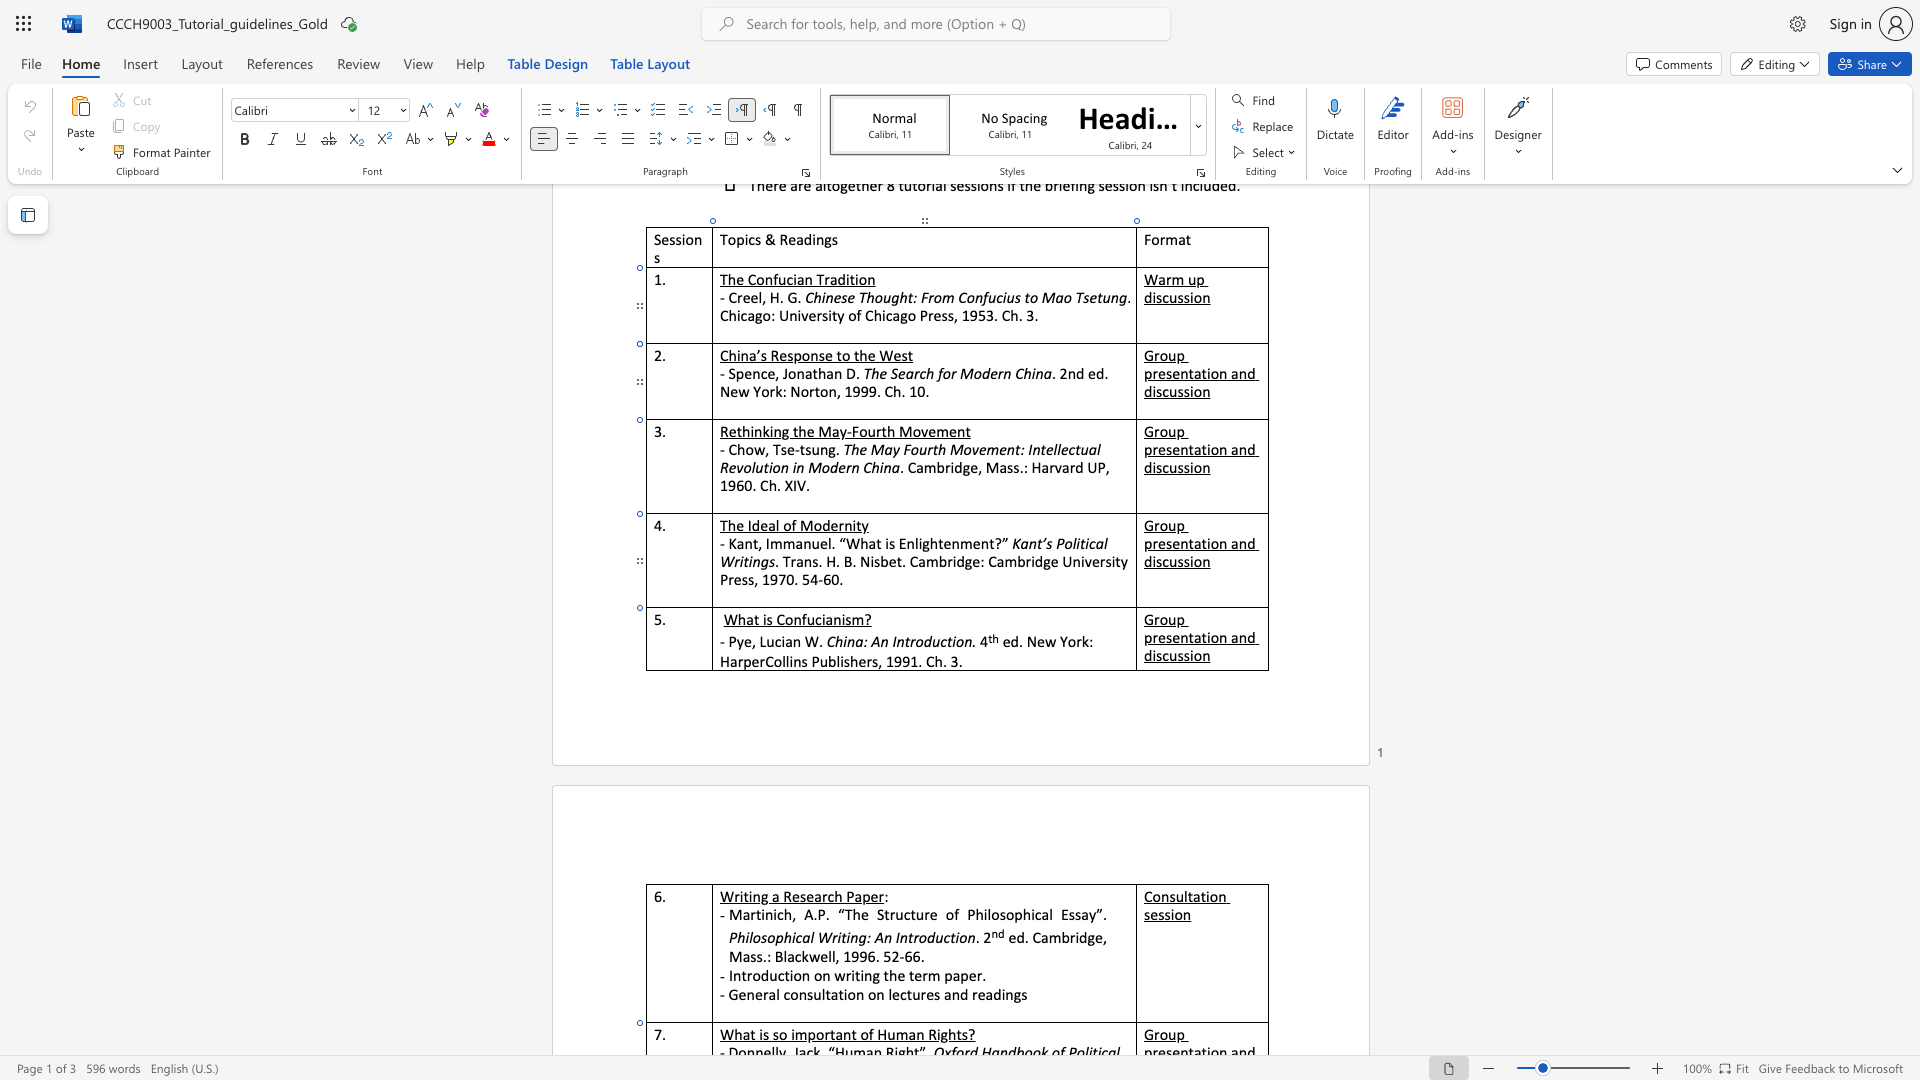 This screenshot has width=1920, height=1080. Describe the element at coordinates (833, 618) in the screenshot. I see `the space between the continuous character "a" and "n" in the text` at that location.